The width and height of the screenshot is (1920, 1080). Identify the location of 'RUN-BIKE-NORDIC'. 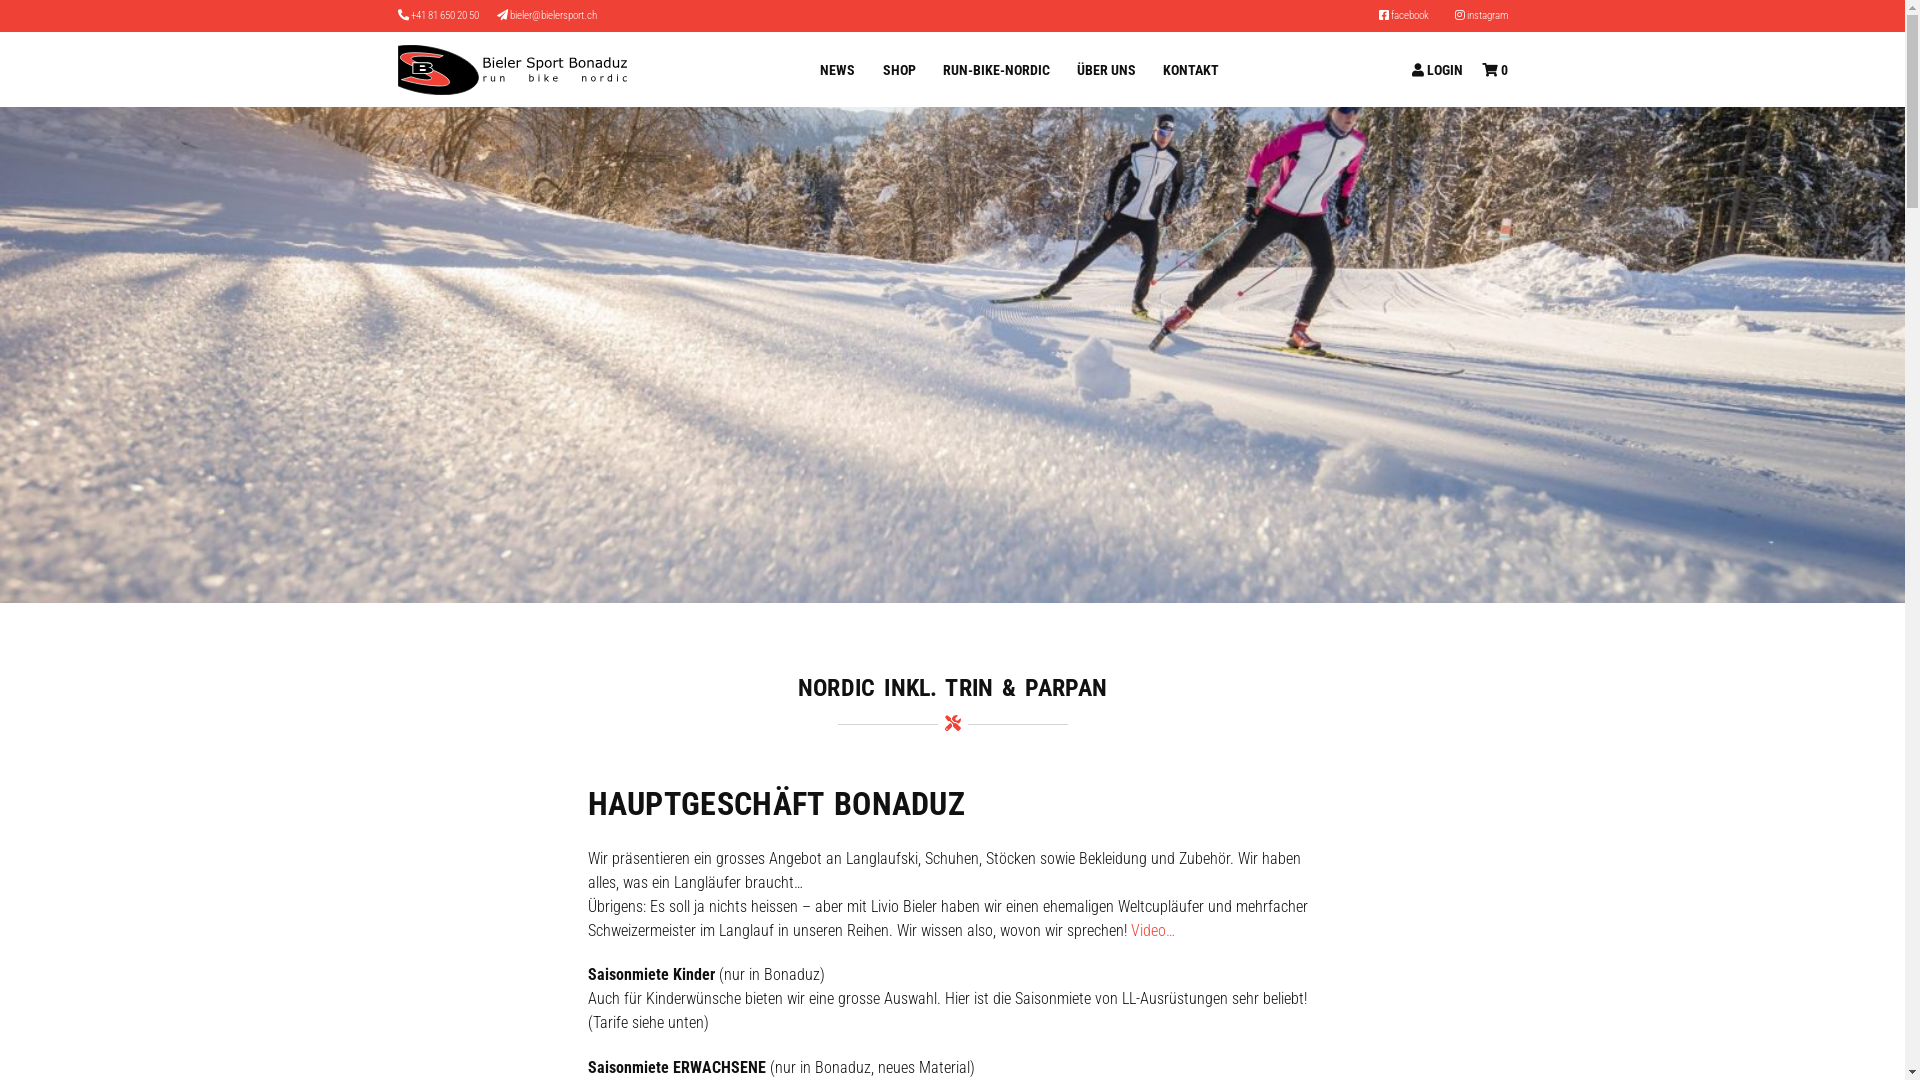
(996, 68).